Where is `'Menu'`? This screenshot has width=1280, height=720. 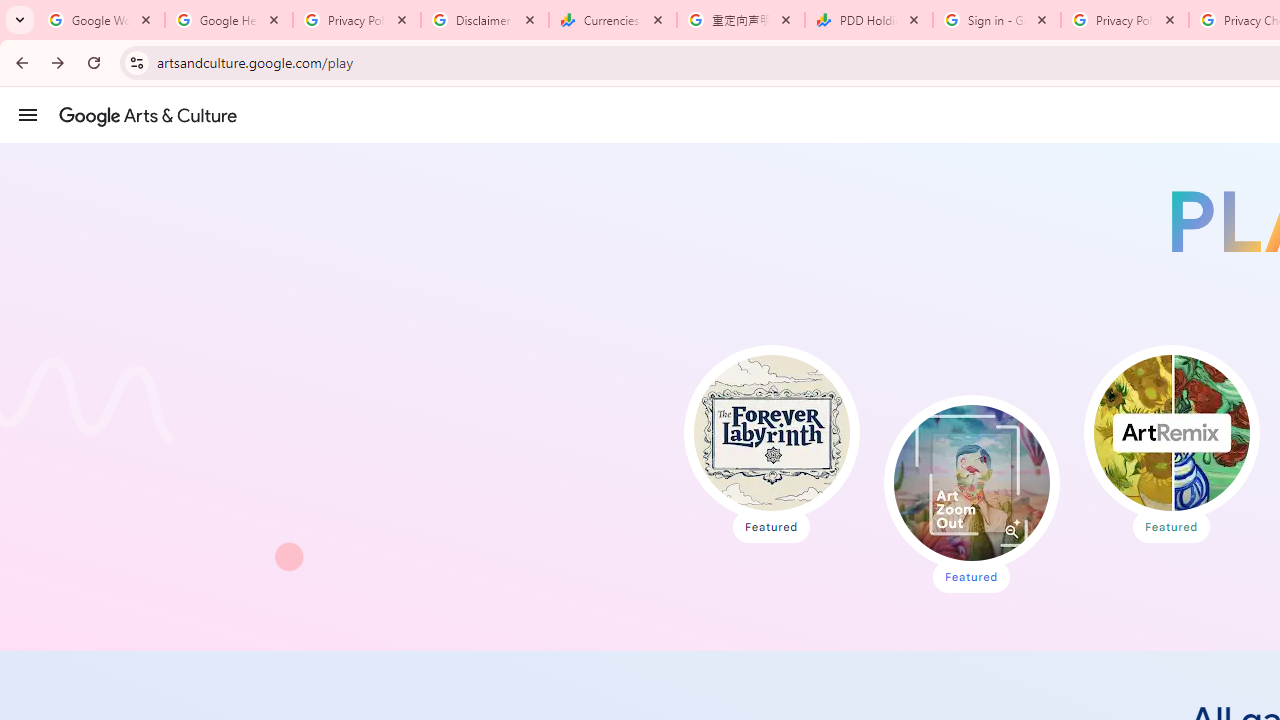
'Menu' is located at coordinates (28, 114).